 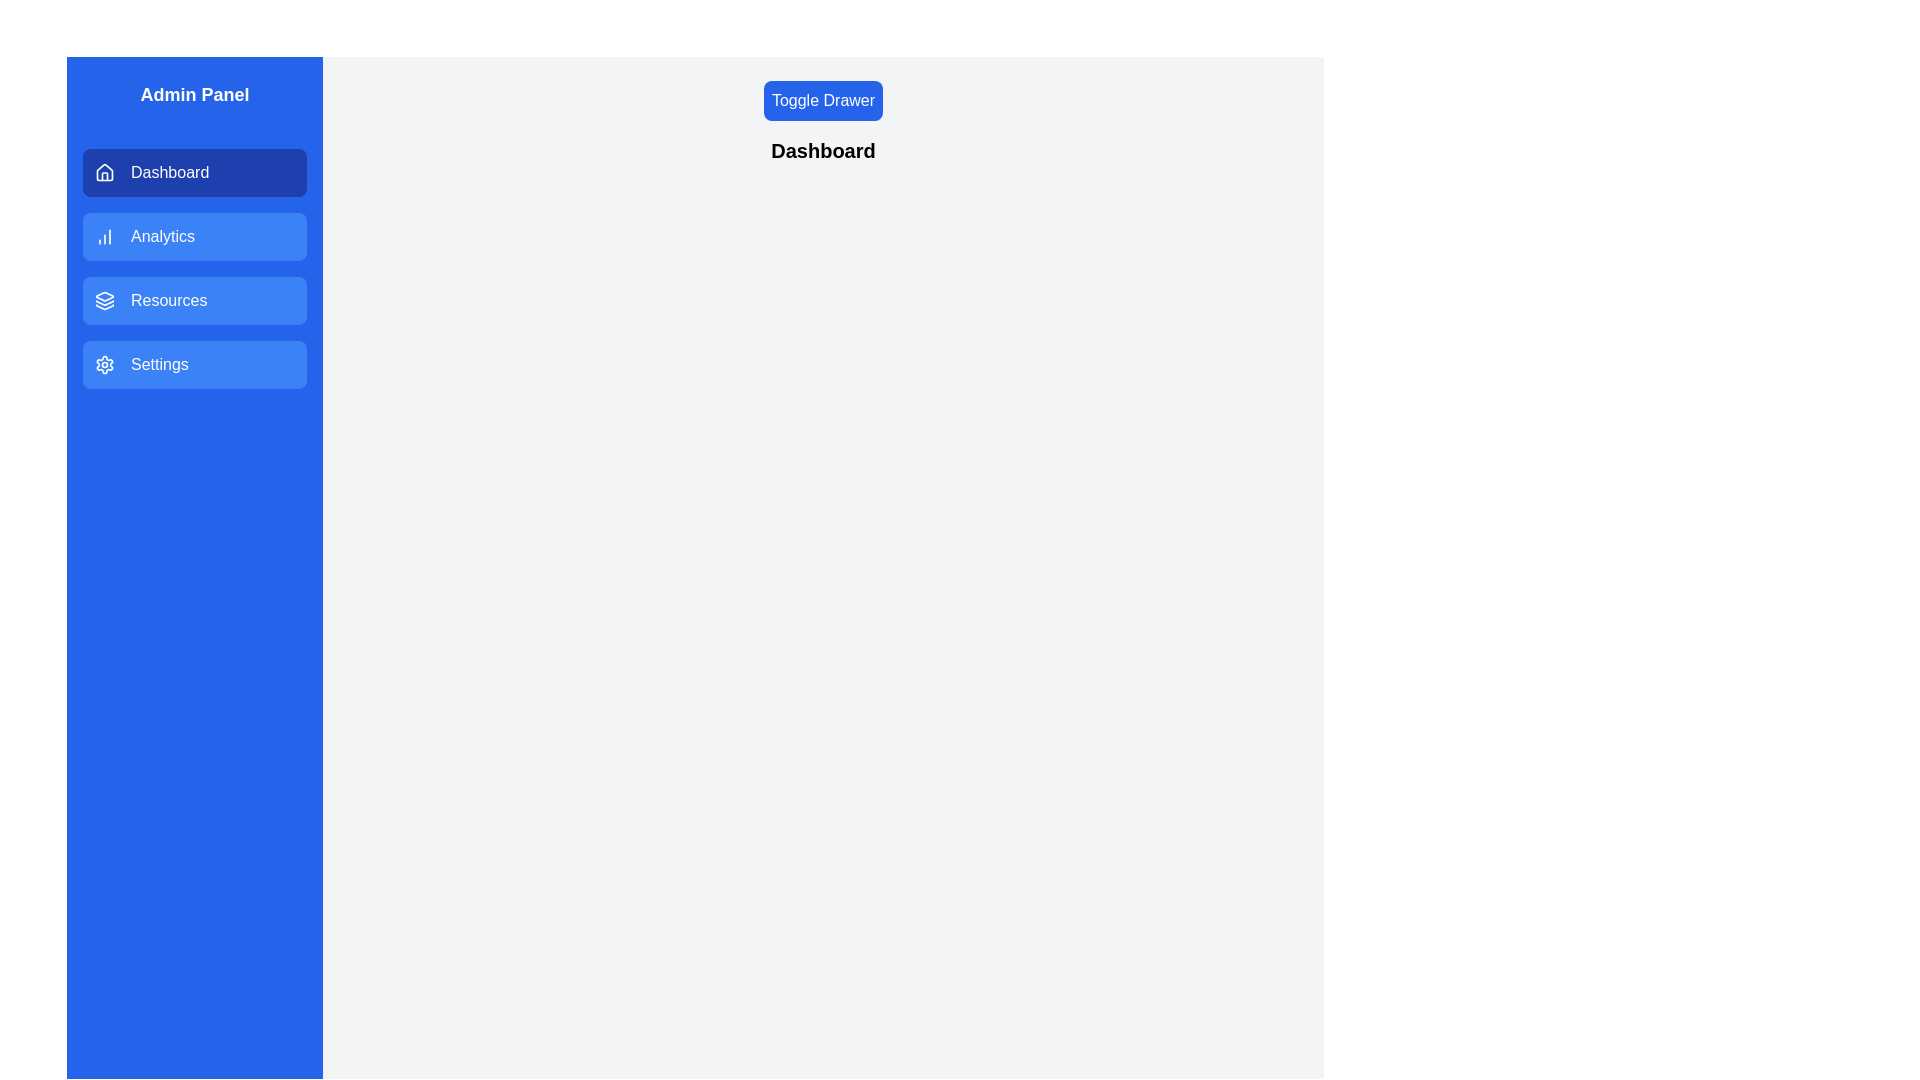 What do you see at coordinates (195, 235) in the screenshot?
I see `the menu section Analytics by clicking on its button` at bounding box center [195, 235].